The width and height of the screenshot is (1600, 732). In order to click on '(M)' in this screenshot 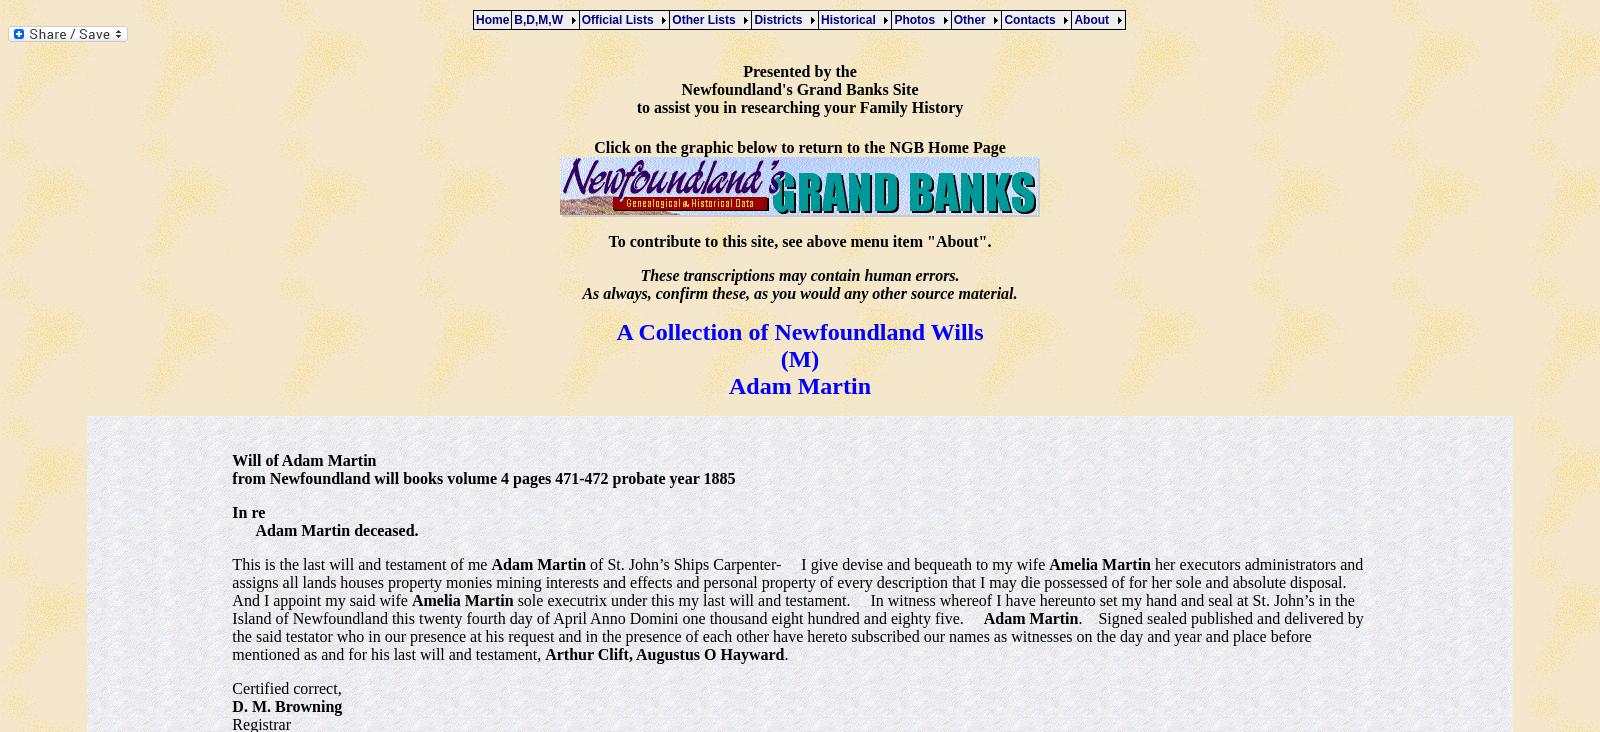, I will do `click(780, 358)`.